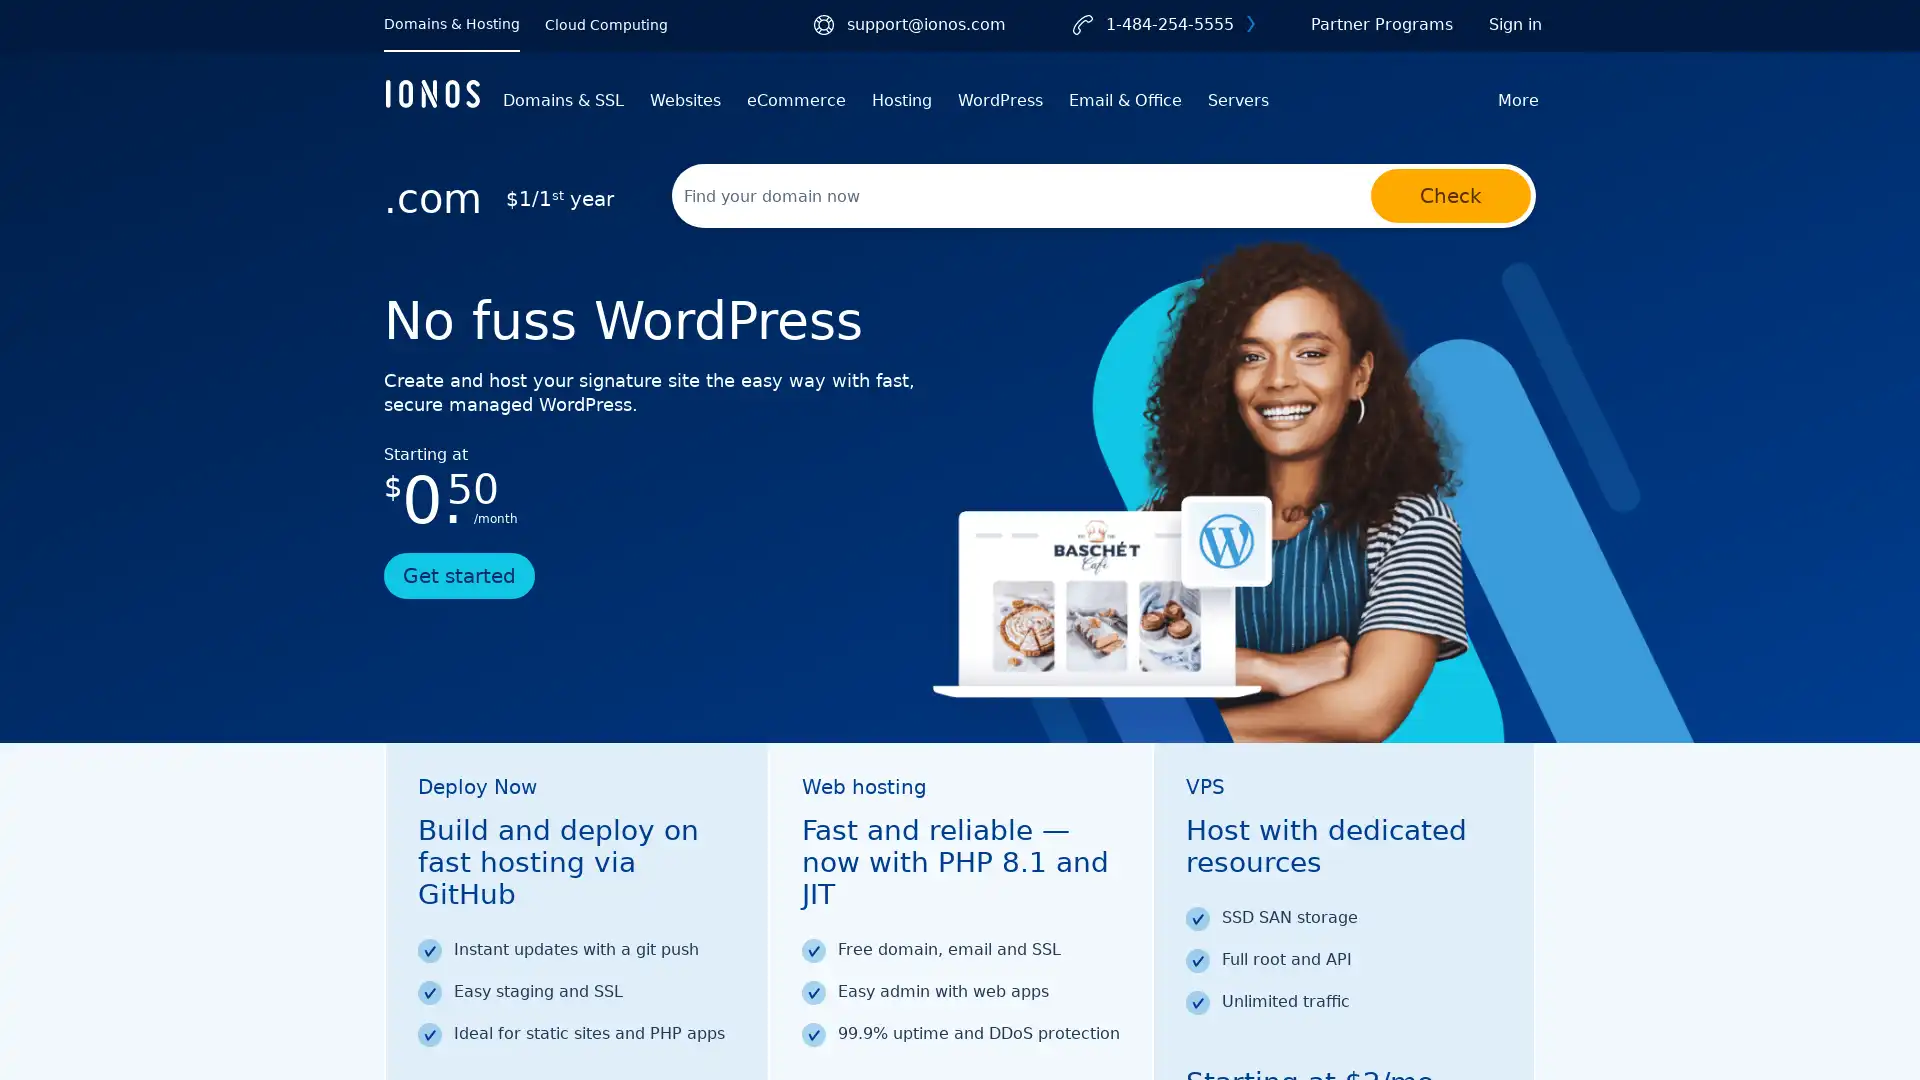  Describe the element at coordinates (983, 100) in the screenshot. I see `WordPress` at that location.